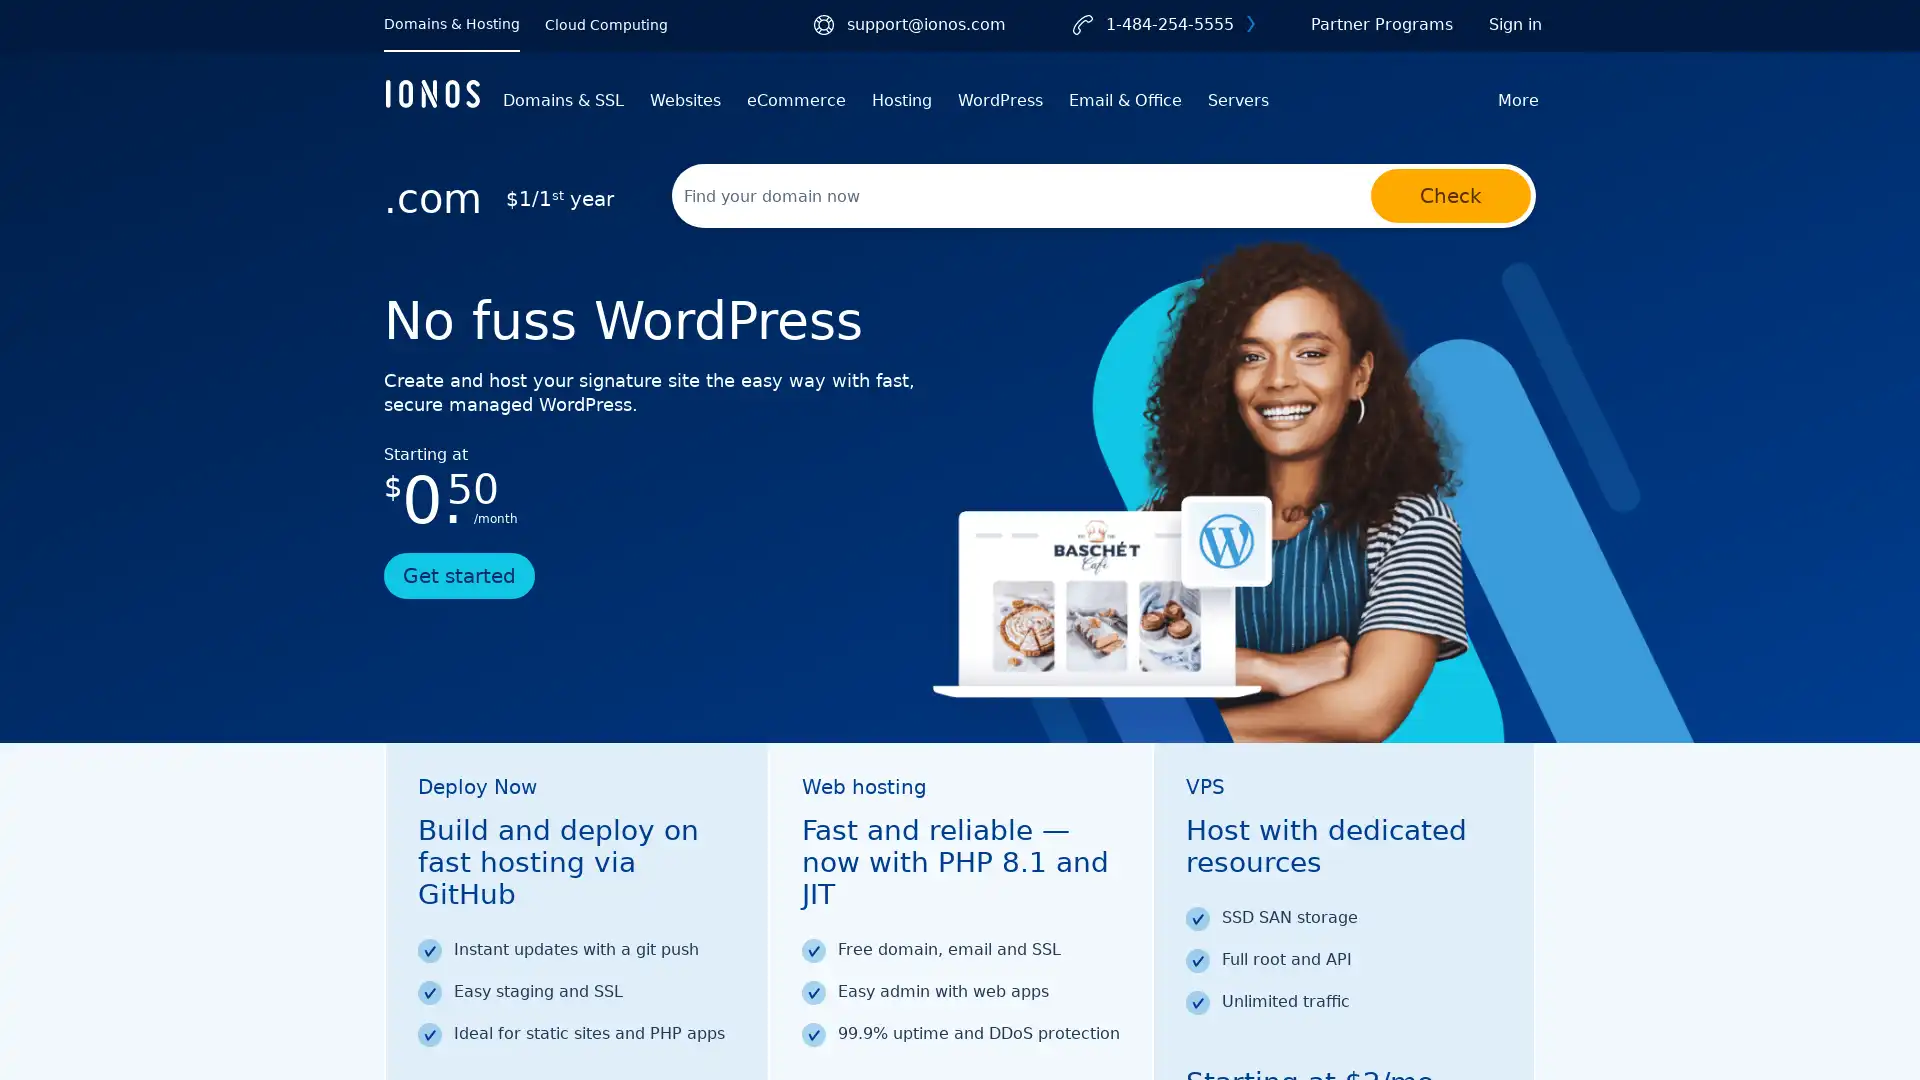  Describe the element at coordinates (983, 100) in the screenshot. I see `WordPress` at that location.